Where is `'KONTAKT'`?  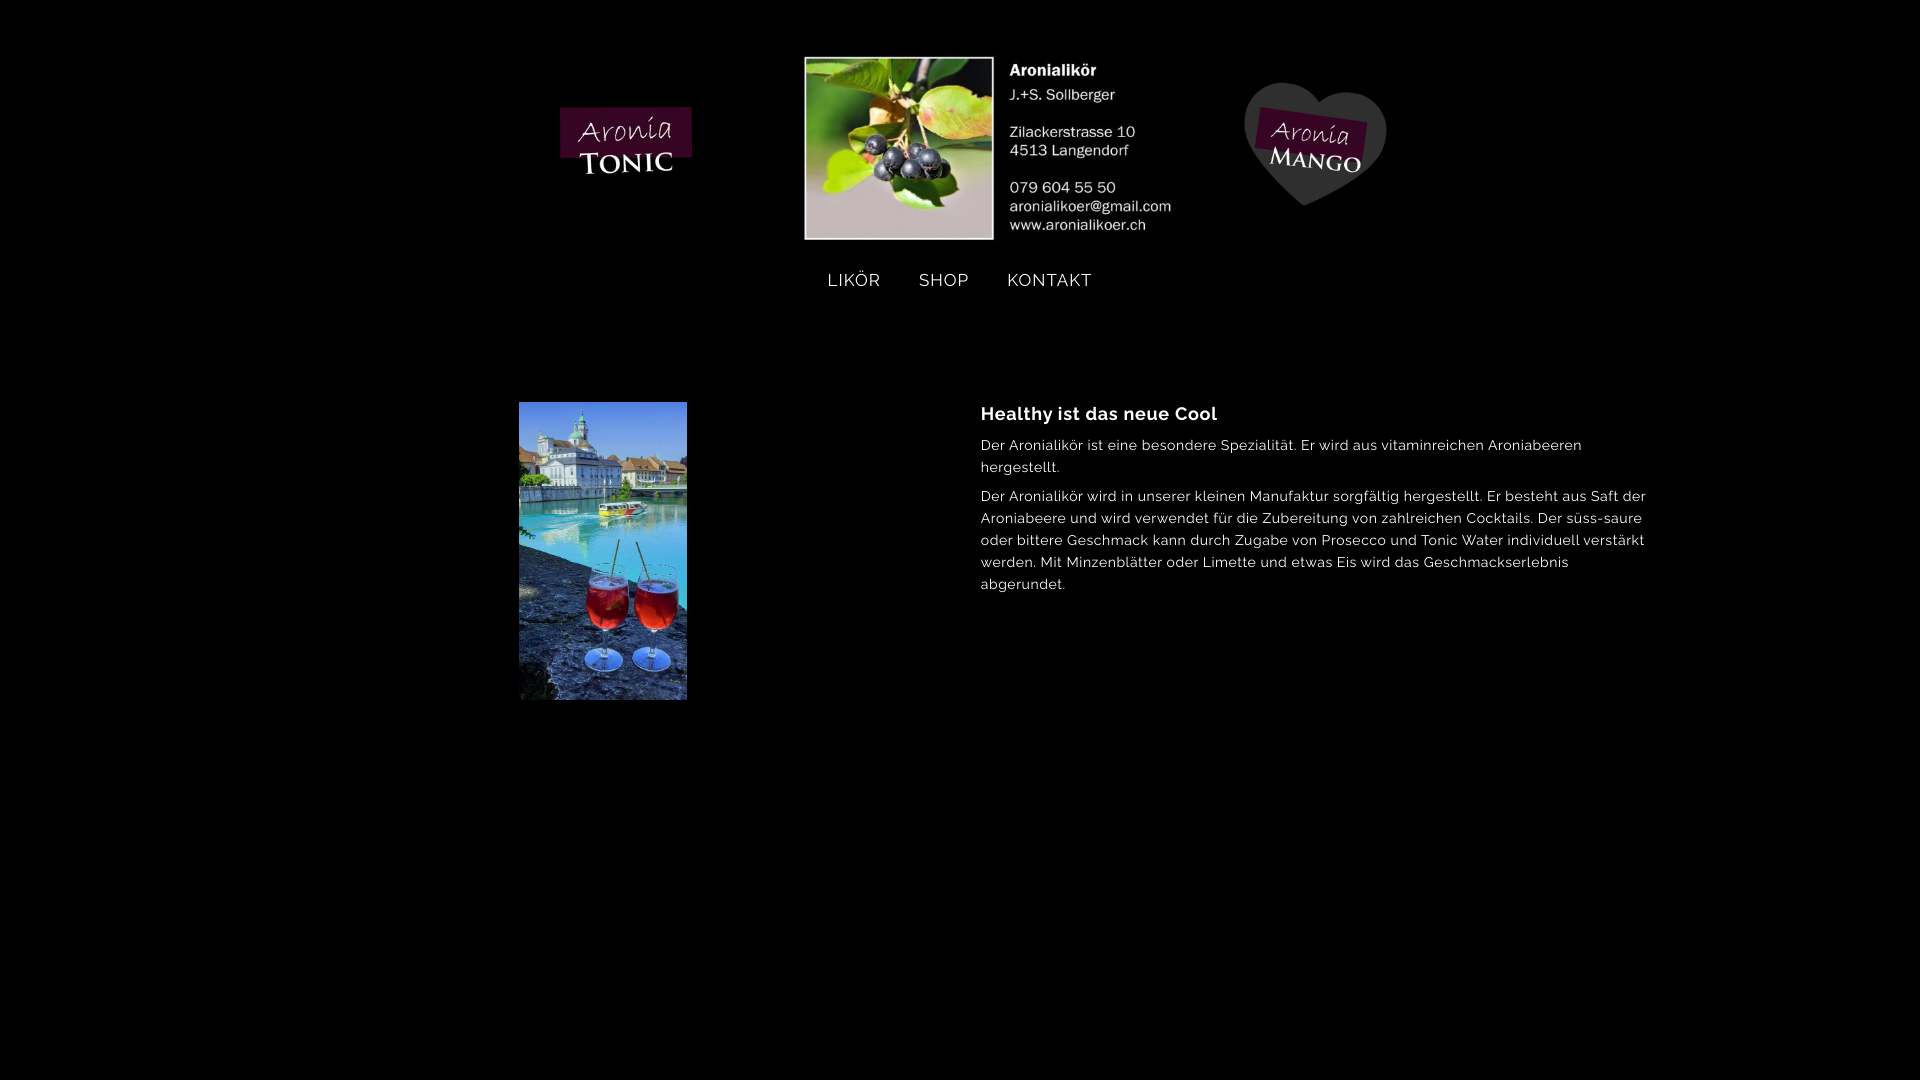
'KONTAKT' is located at coordinates (1048, 280).